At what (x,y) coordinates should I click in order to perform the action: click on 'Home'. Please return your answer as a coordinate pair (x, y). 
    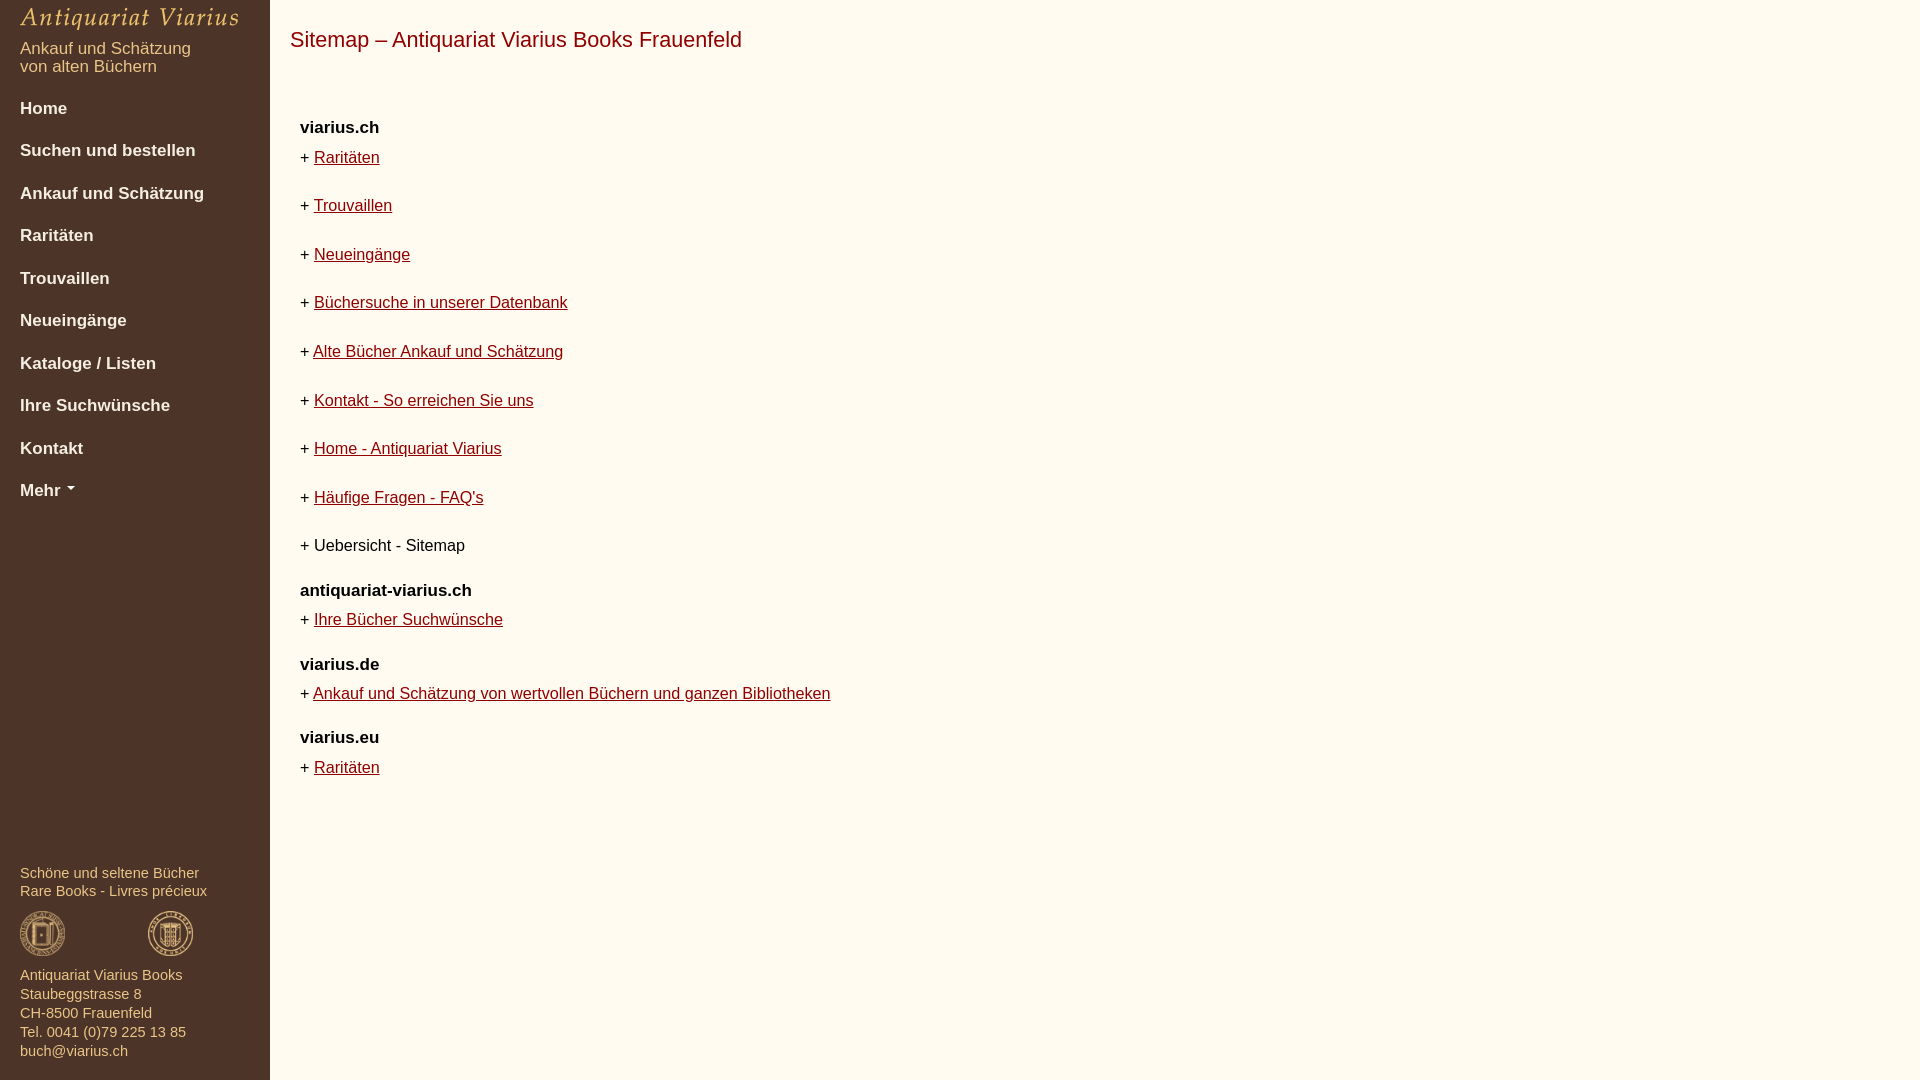
    Looking at the image, I should click on (133, 117).